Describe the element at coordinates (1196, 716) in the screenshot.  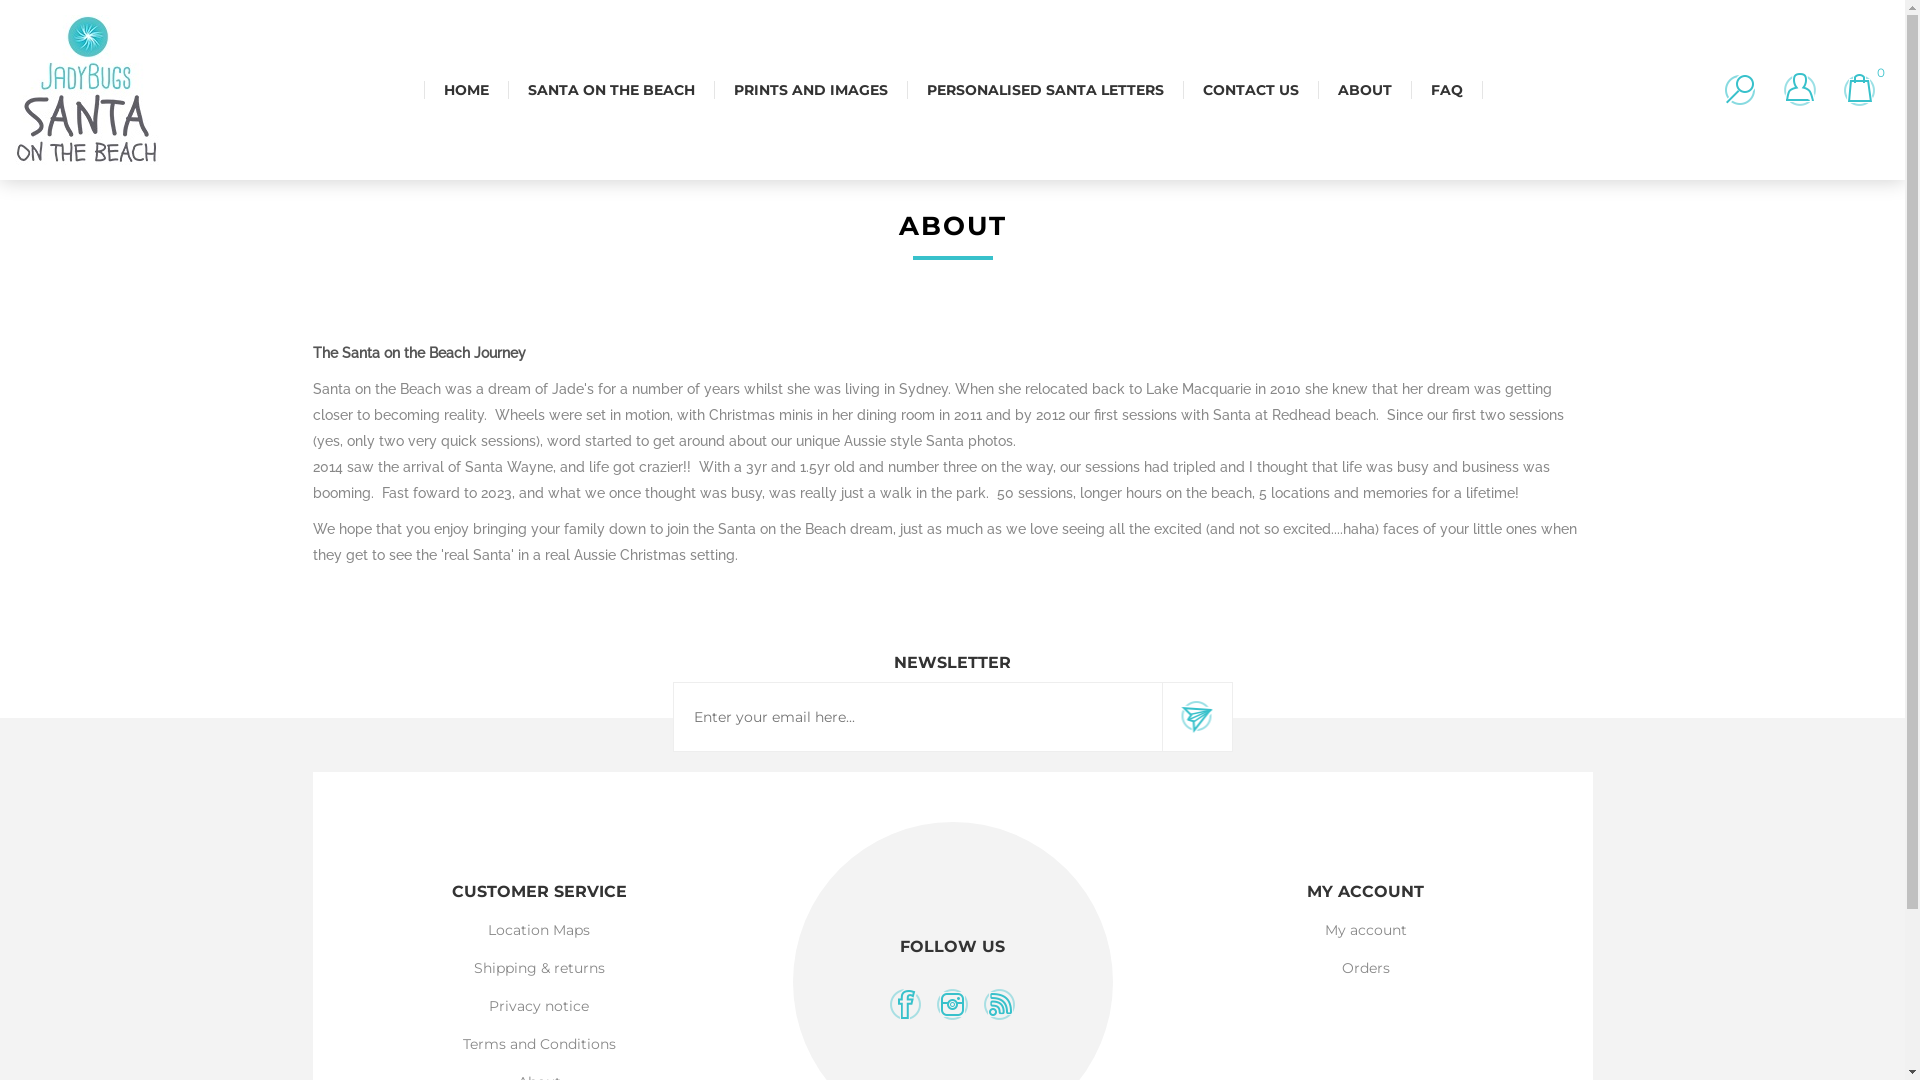
I see `'Subscribe'` at that location.